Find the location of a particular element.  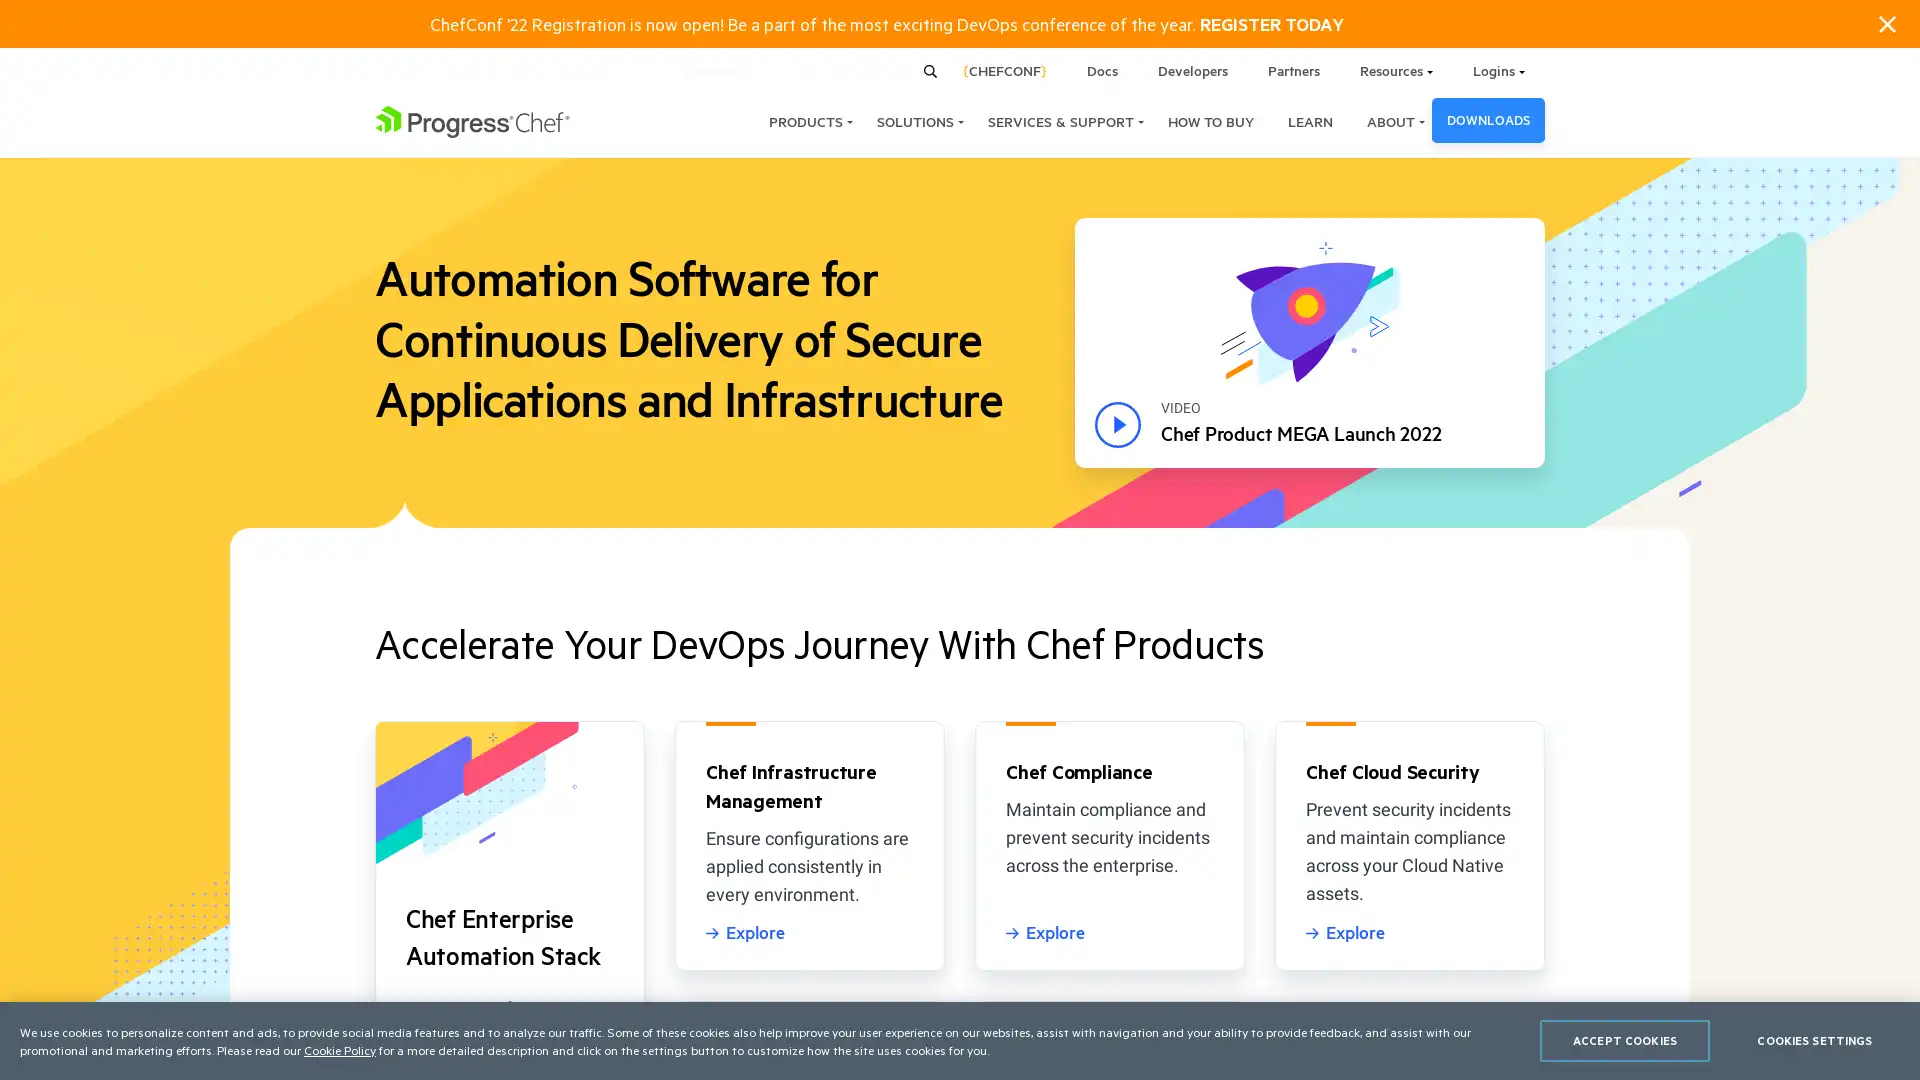

Logins is located at coordinates (1498, 71).